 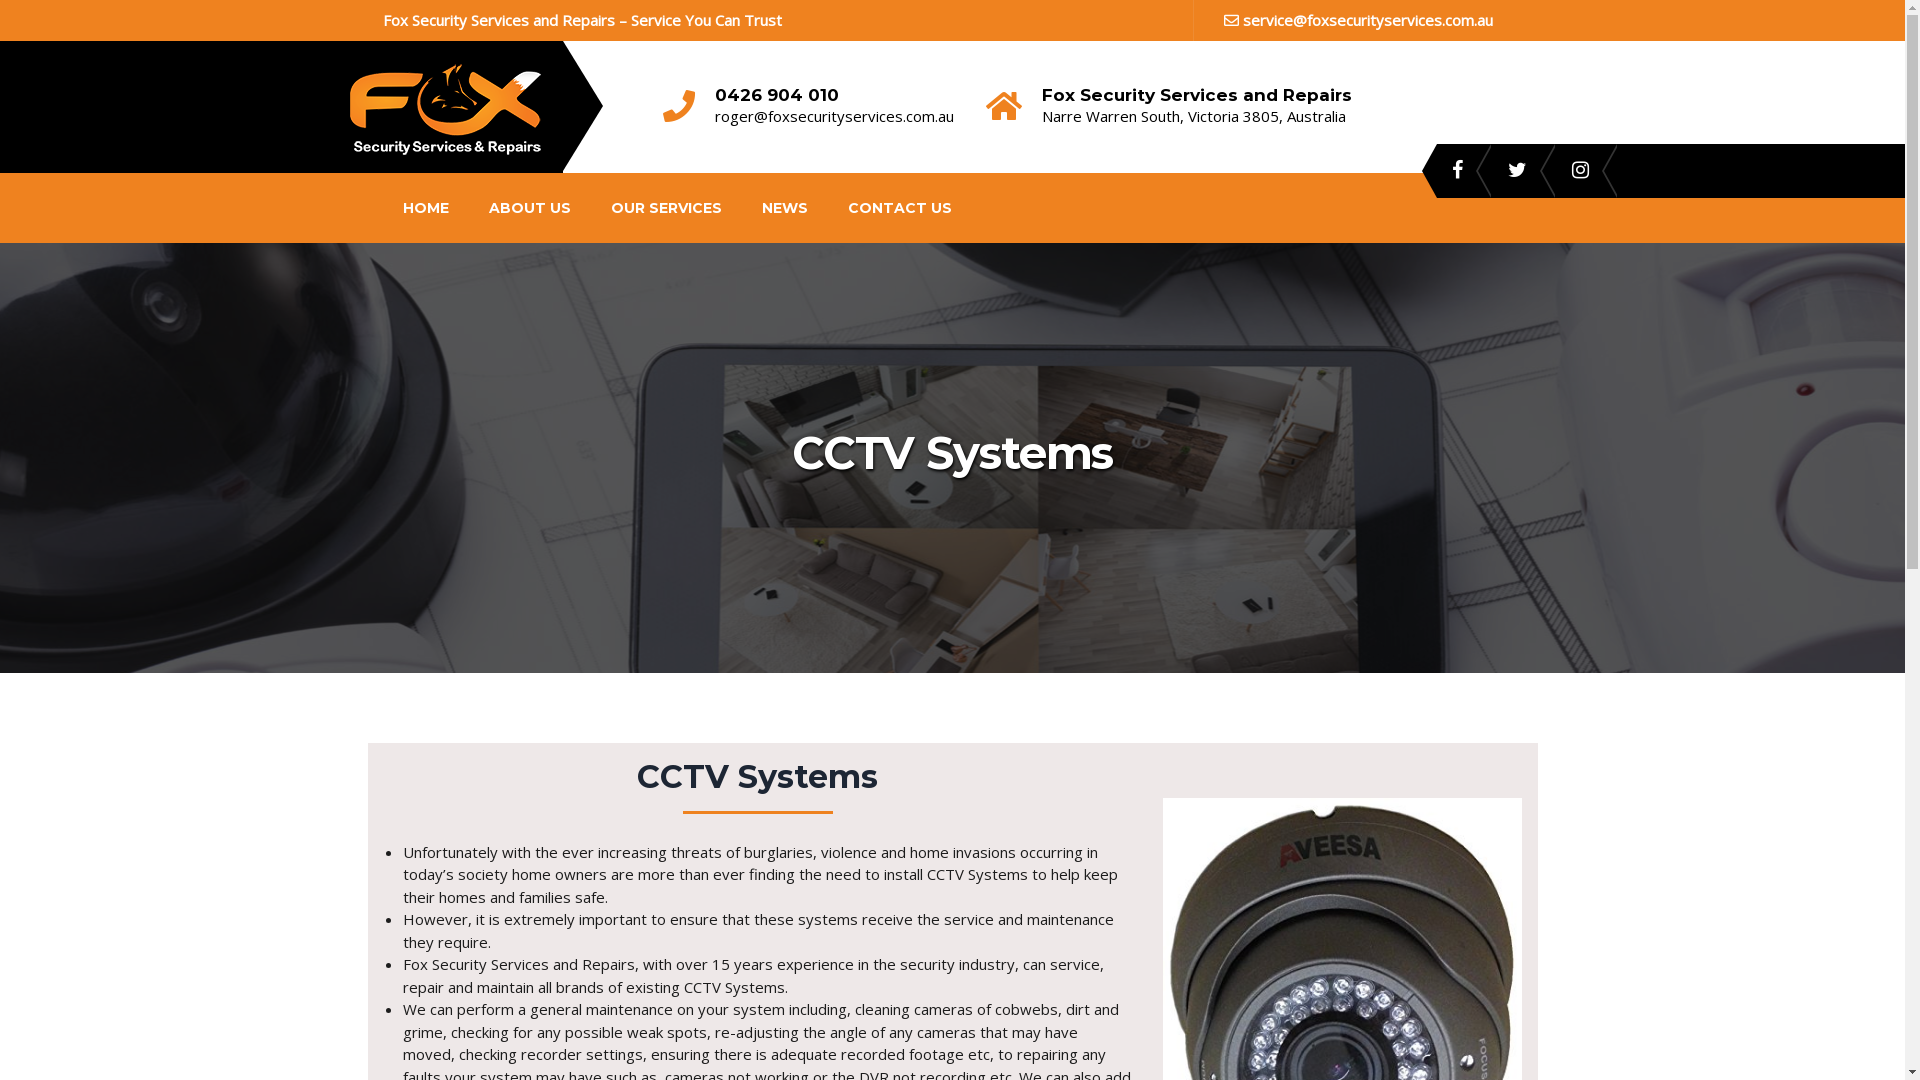 I want to click on 'service@foxsecurityservices.com.au', so click(x=1358, y=19).